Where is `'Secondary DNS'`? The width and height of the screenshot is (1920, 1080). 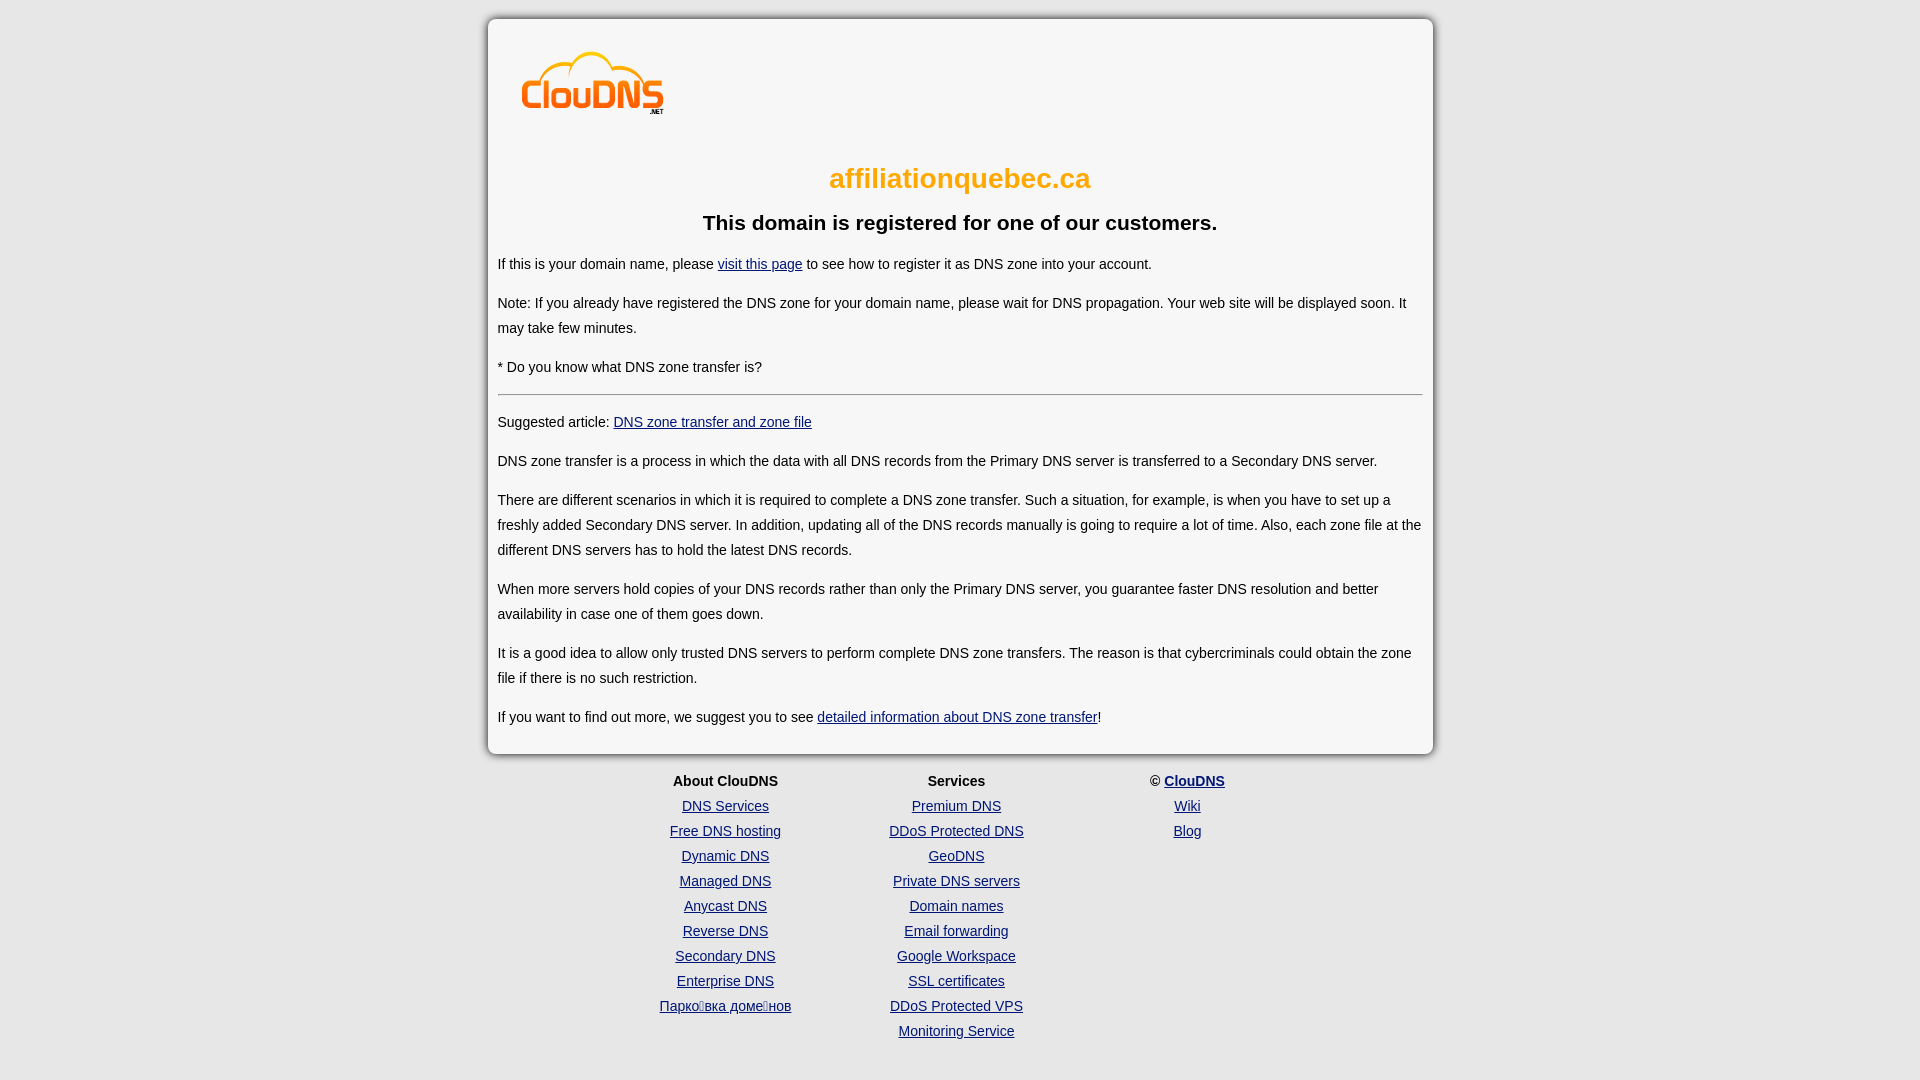 'Secondary DNS' is located at coordinates (723, 955).